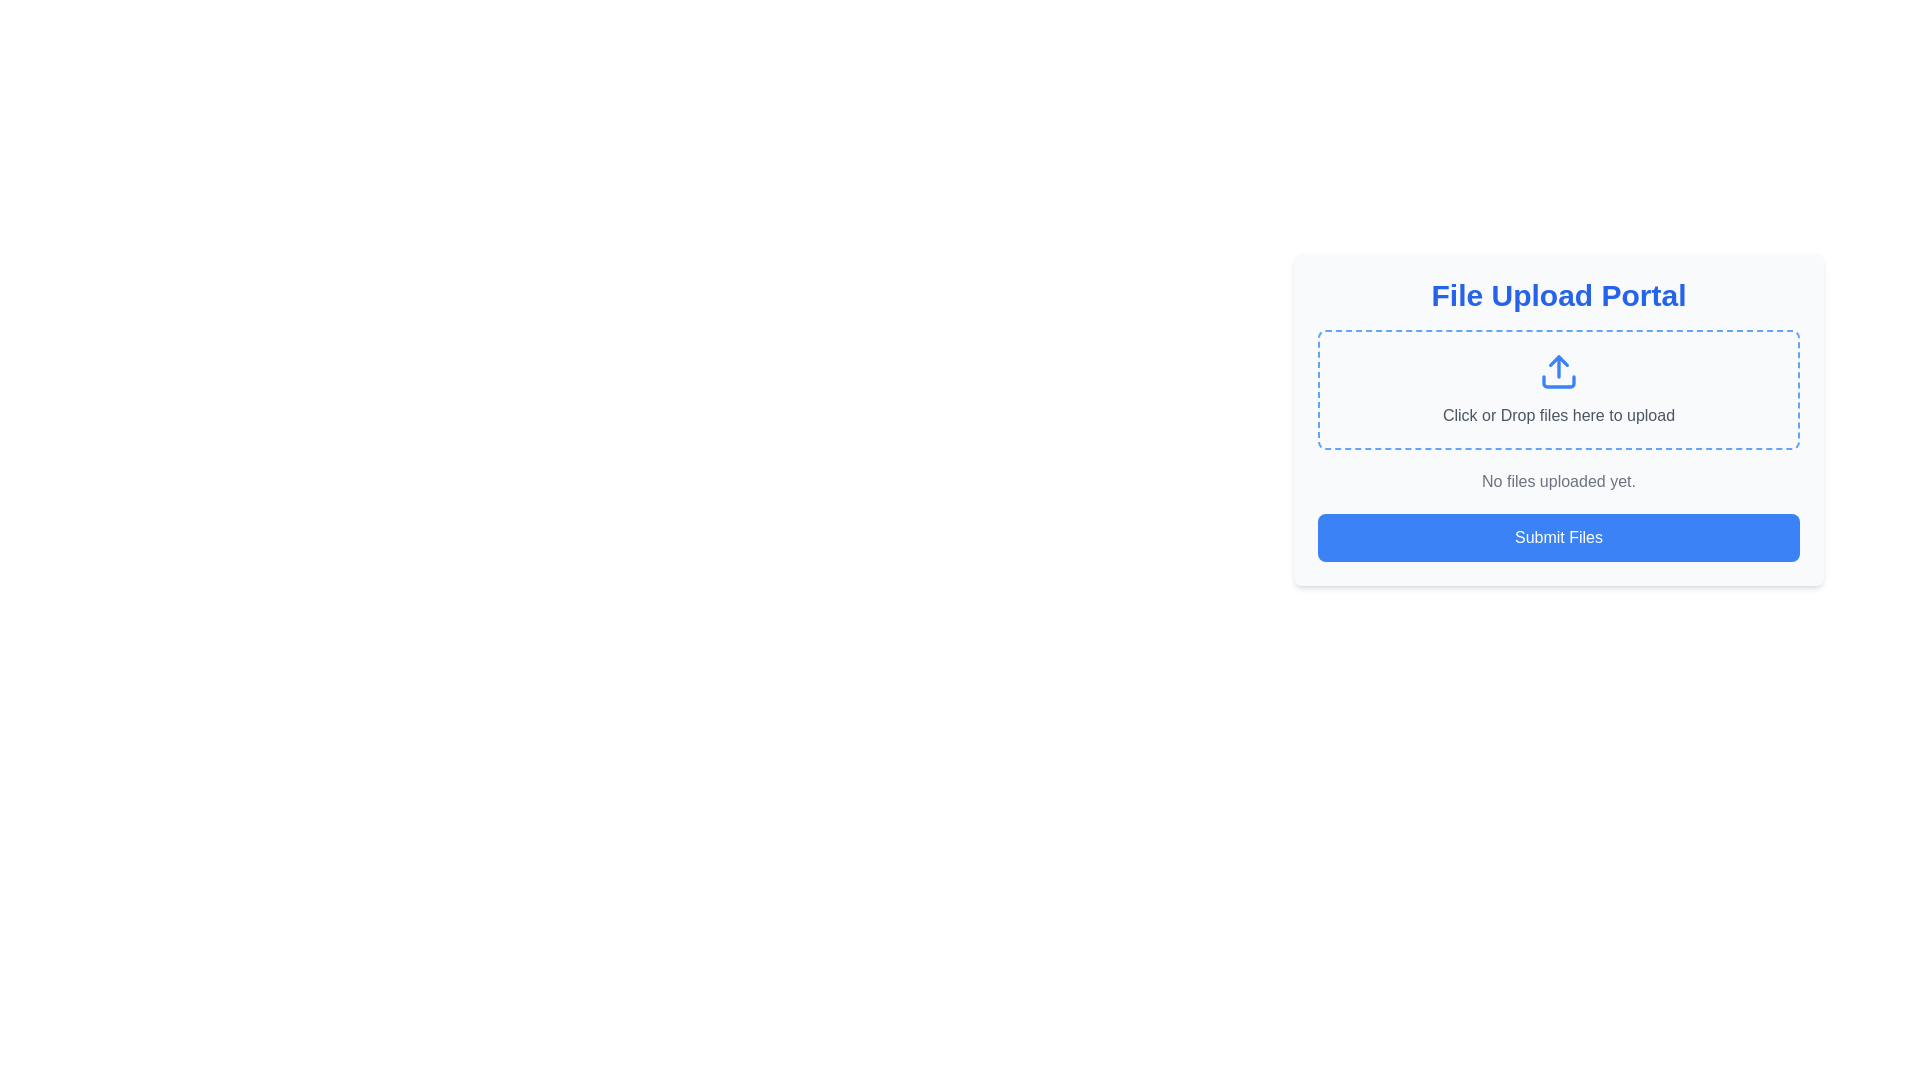 This screenshot has height=1080, width=1920. What do you see at coordinates (1558, 371) in the screenshot?
I see `and drop files onto the upload icon located within the dashed-bordered area labeled 'Click or Drop files here` at bounding box center [1558, 371].